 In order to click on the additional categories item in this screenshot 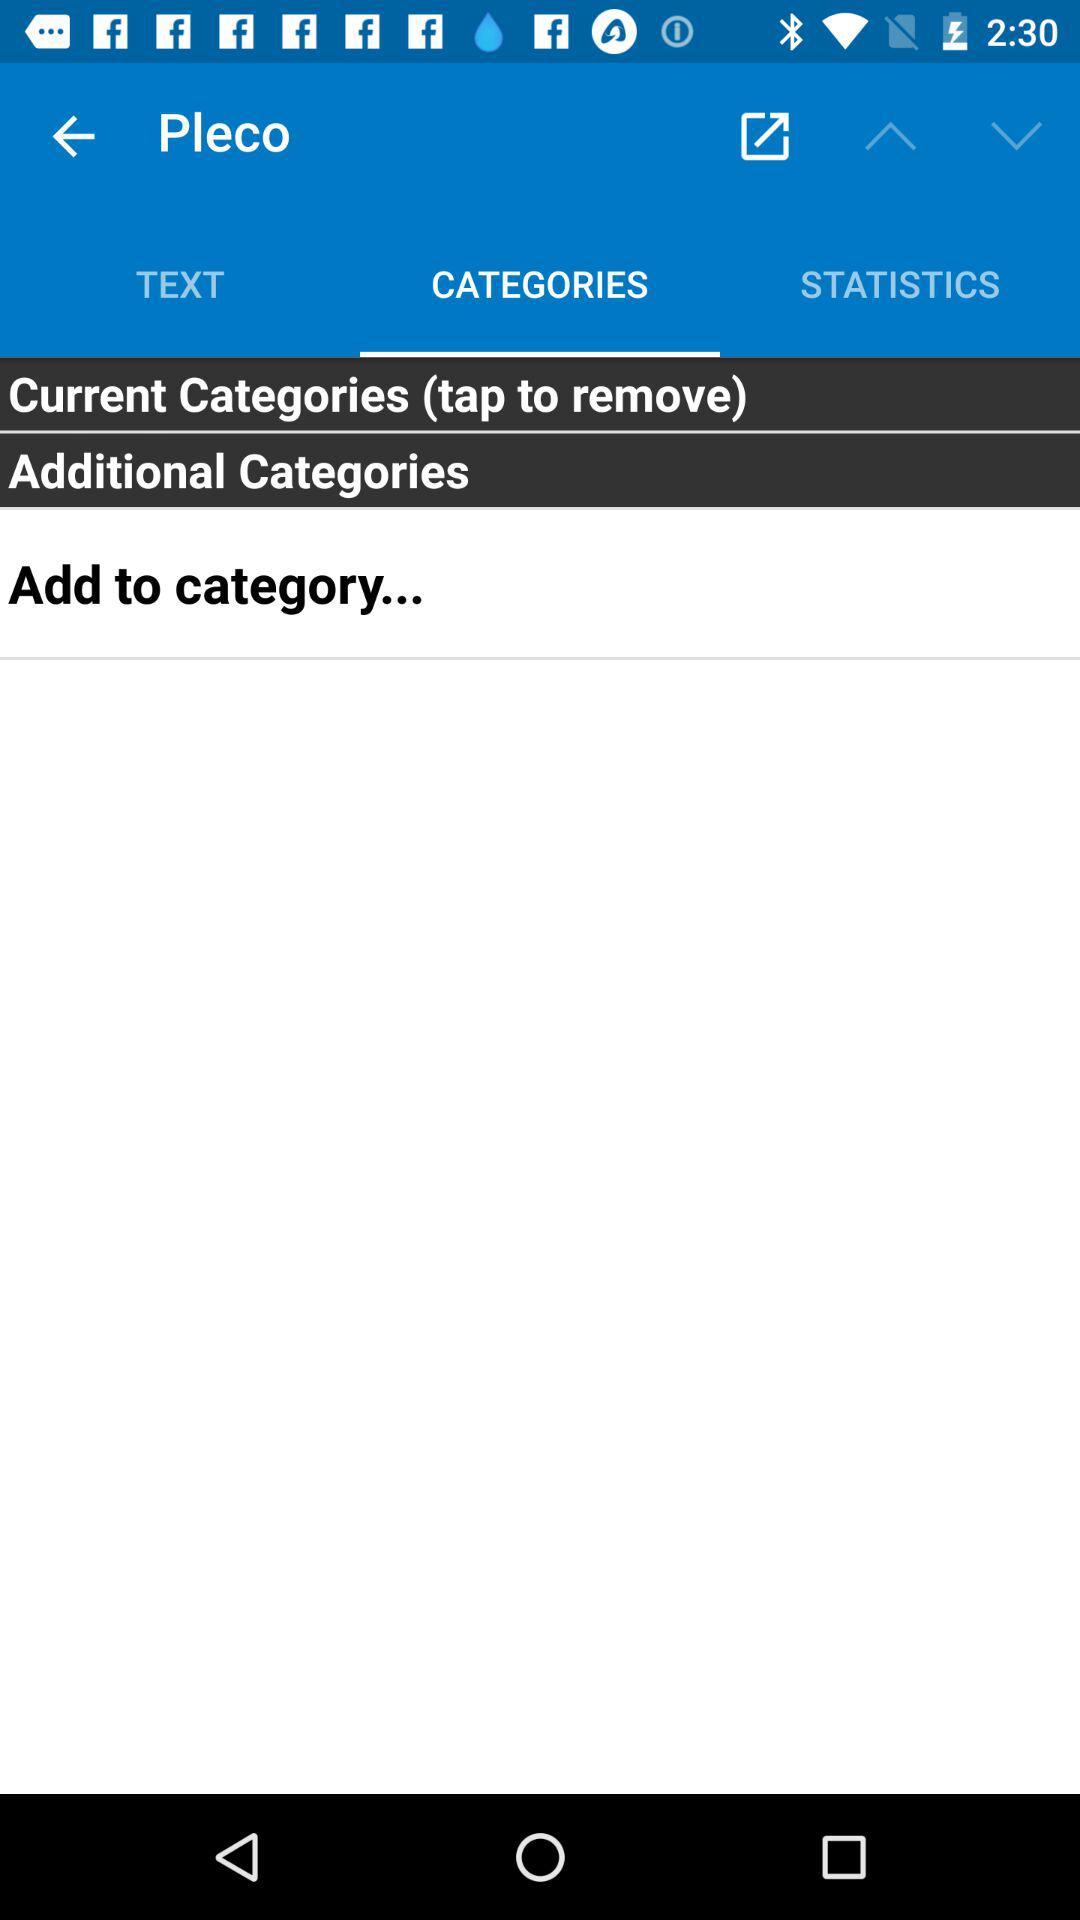, I will do `click(540, 469)`.